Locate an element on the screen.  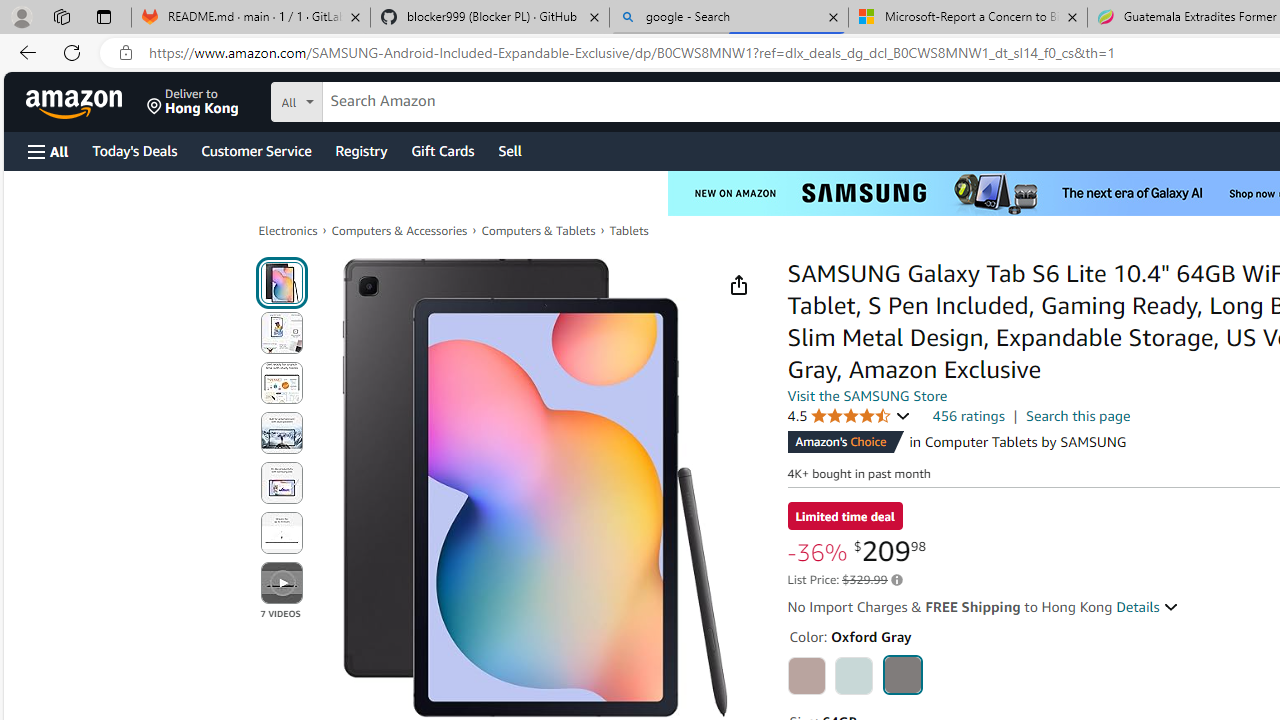
'Computers & Accessories' is located at coordinates (400, 229).